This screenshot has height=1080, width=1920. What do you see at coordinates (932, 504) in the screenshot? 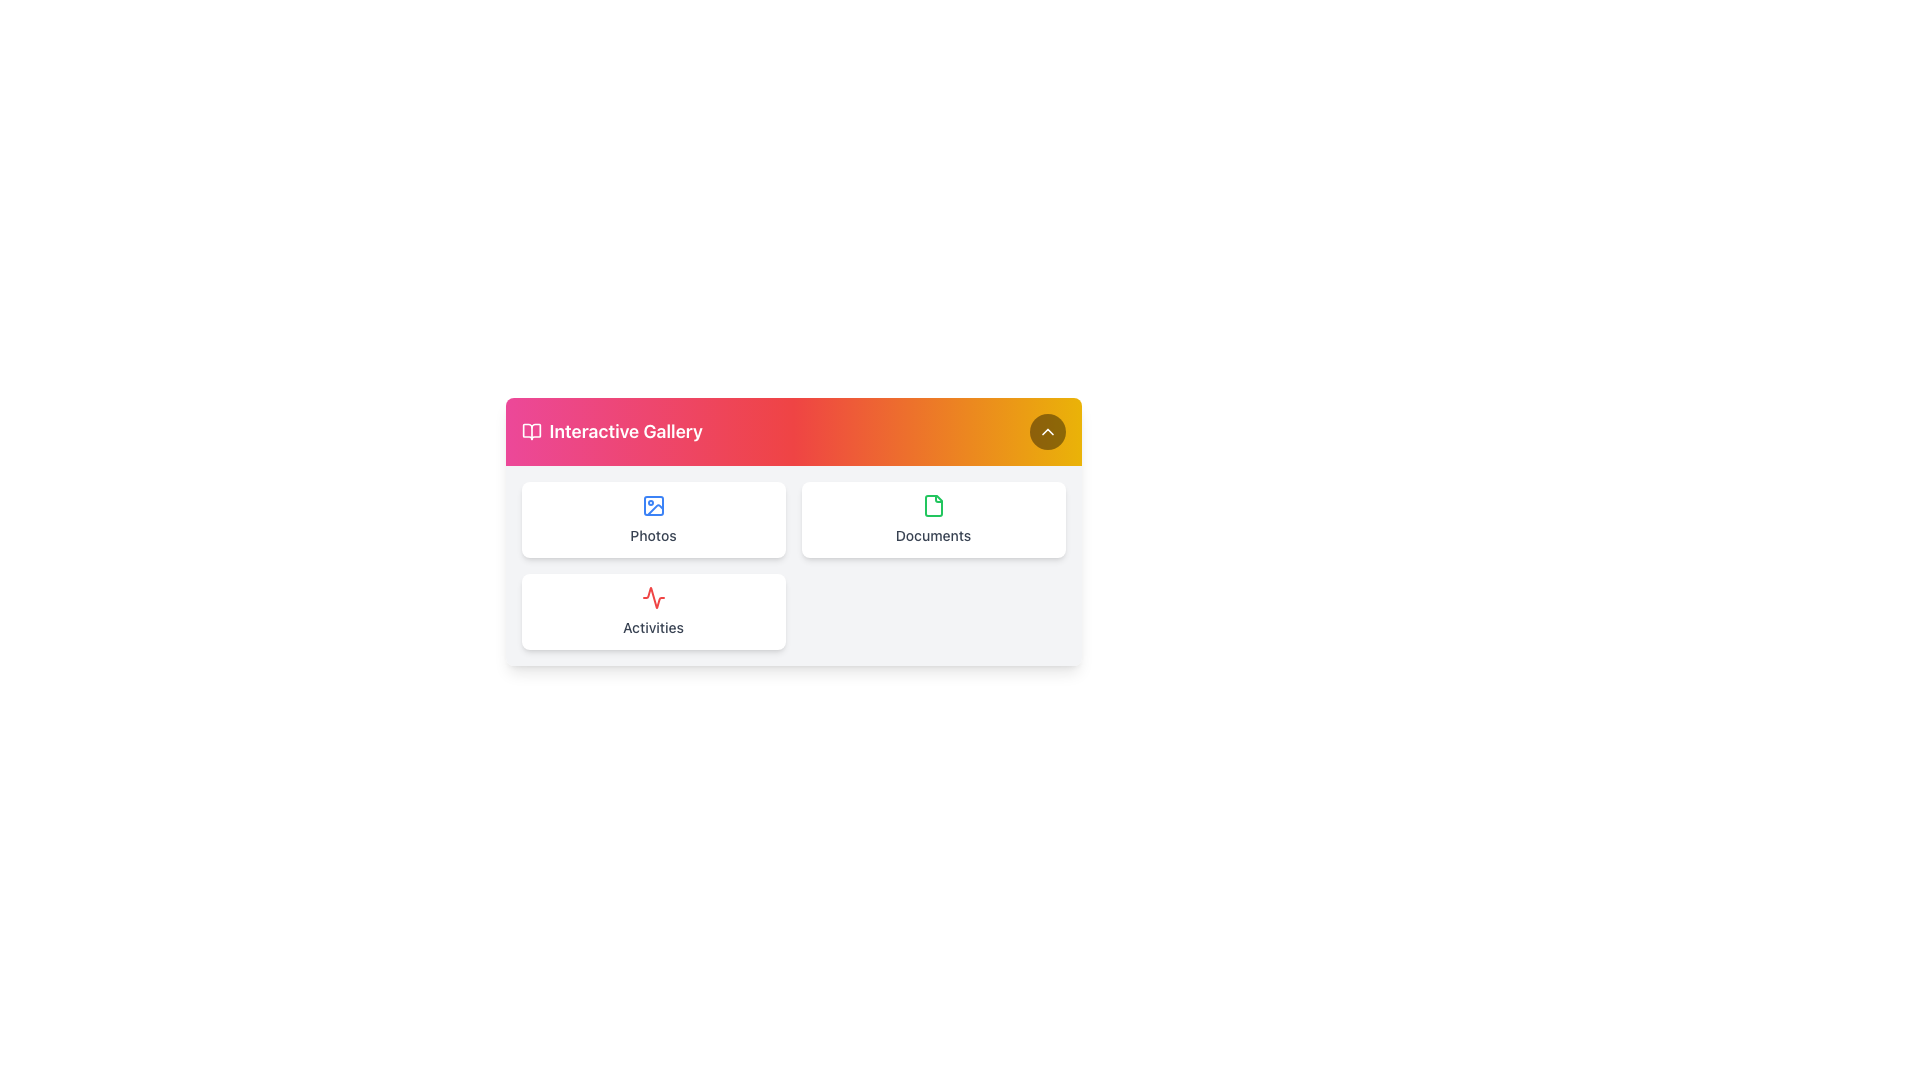
I see `the green document icon located in the 'Documents' button within the second column of the top row in the grid layout` at bounding box center [932, 504].